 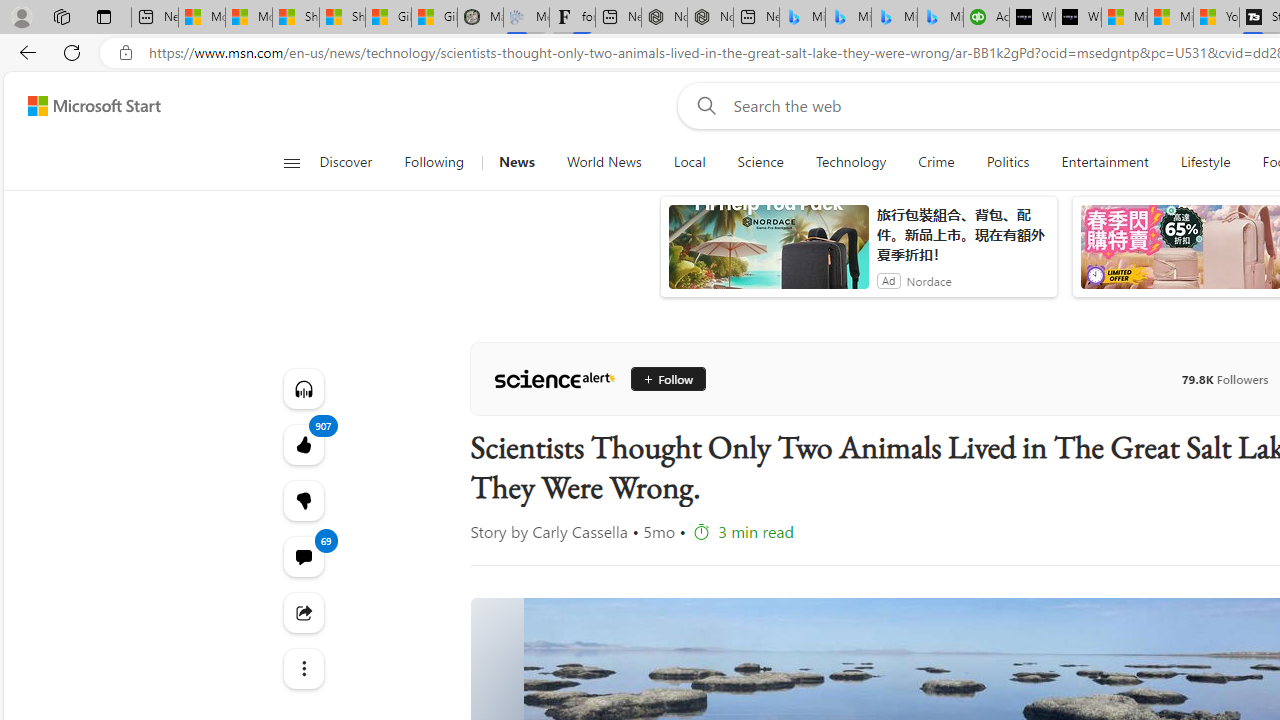 What do you see at coordinates (850, 162) in the screenshot?
I see `'Technology'` at bounding box center [850, 162].